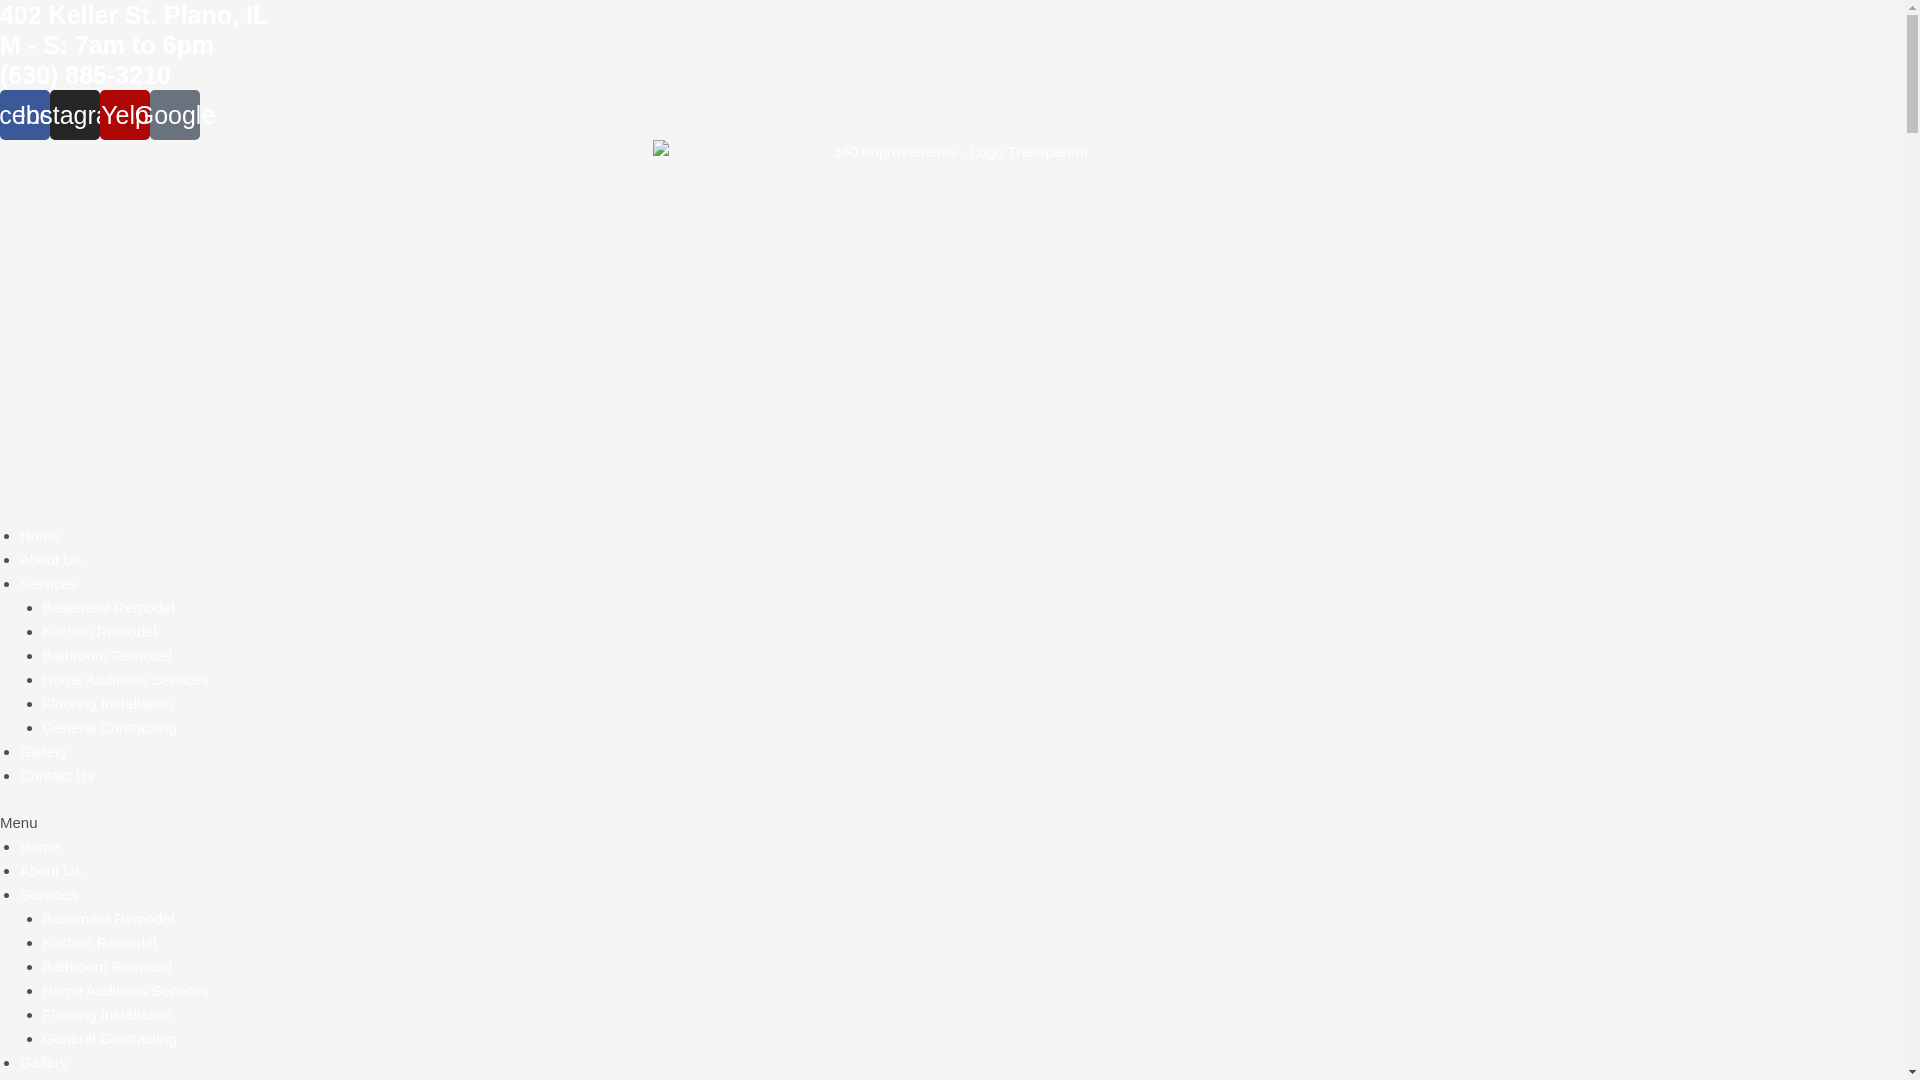 Image resolution: width=1920 pixels, height=1080 pixels. I want to click on 'Home Additions Services', so click(124, 990).